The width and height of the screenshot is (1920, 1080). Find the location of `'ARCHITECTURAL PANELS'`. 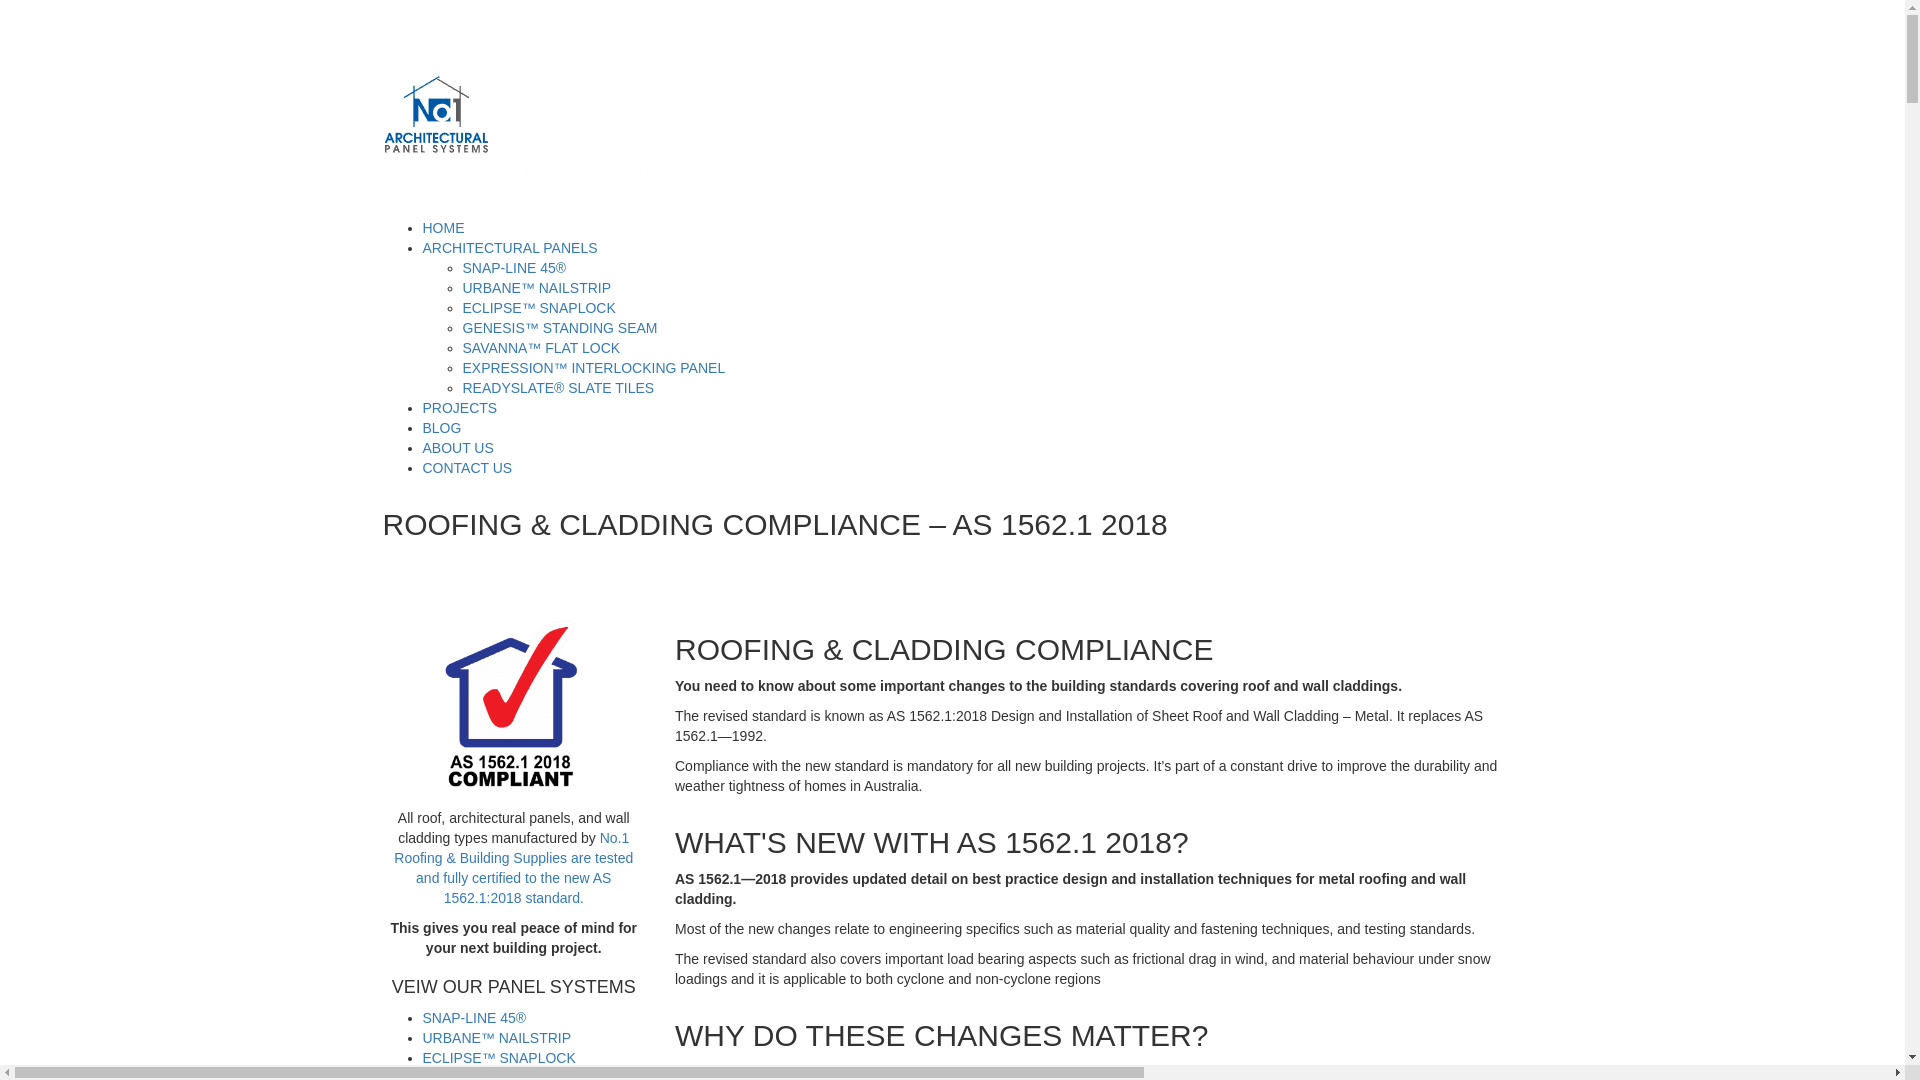

'ARCHITECTURAL PANELS' is located at coordinates (509, 246).